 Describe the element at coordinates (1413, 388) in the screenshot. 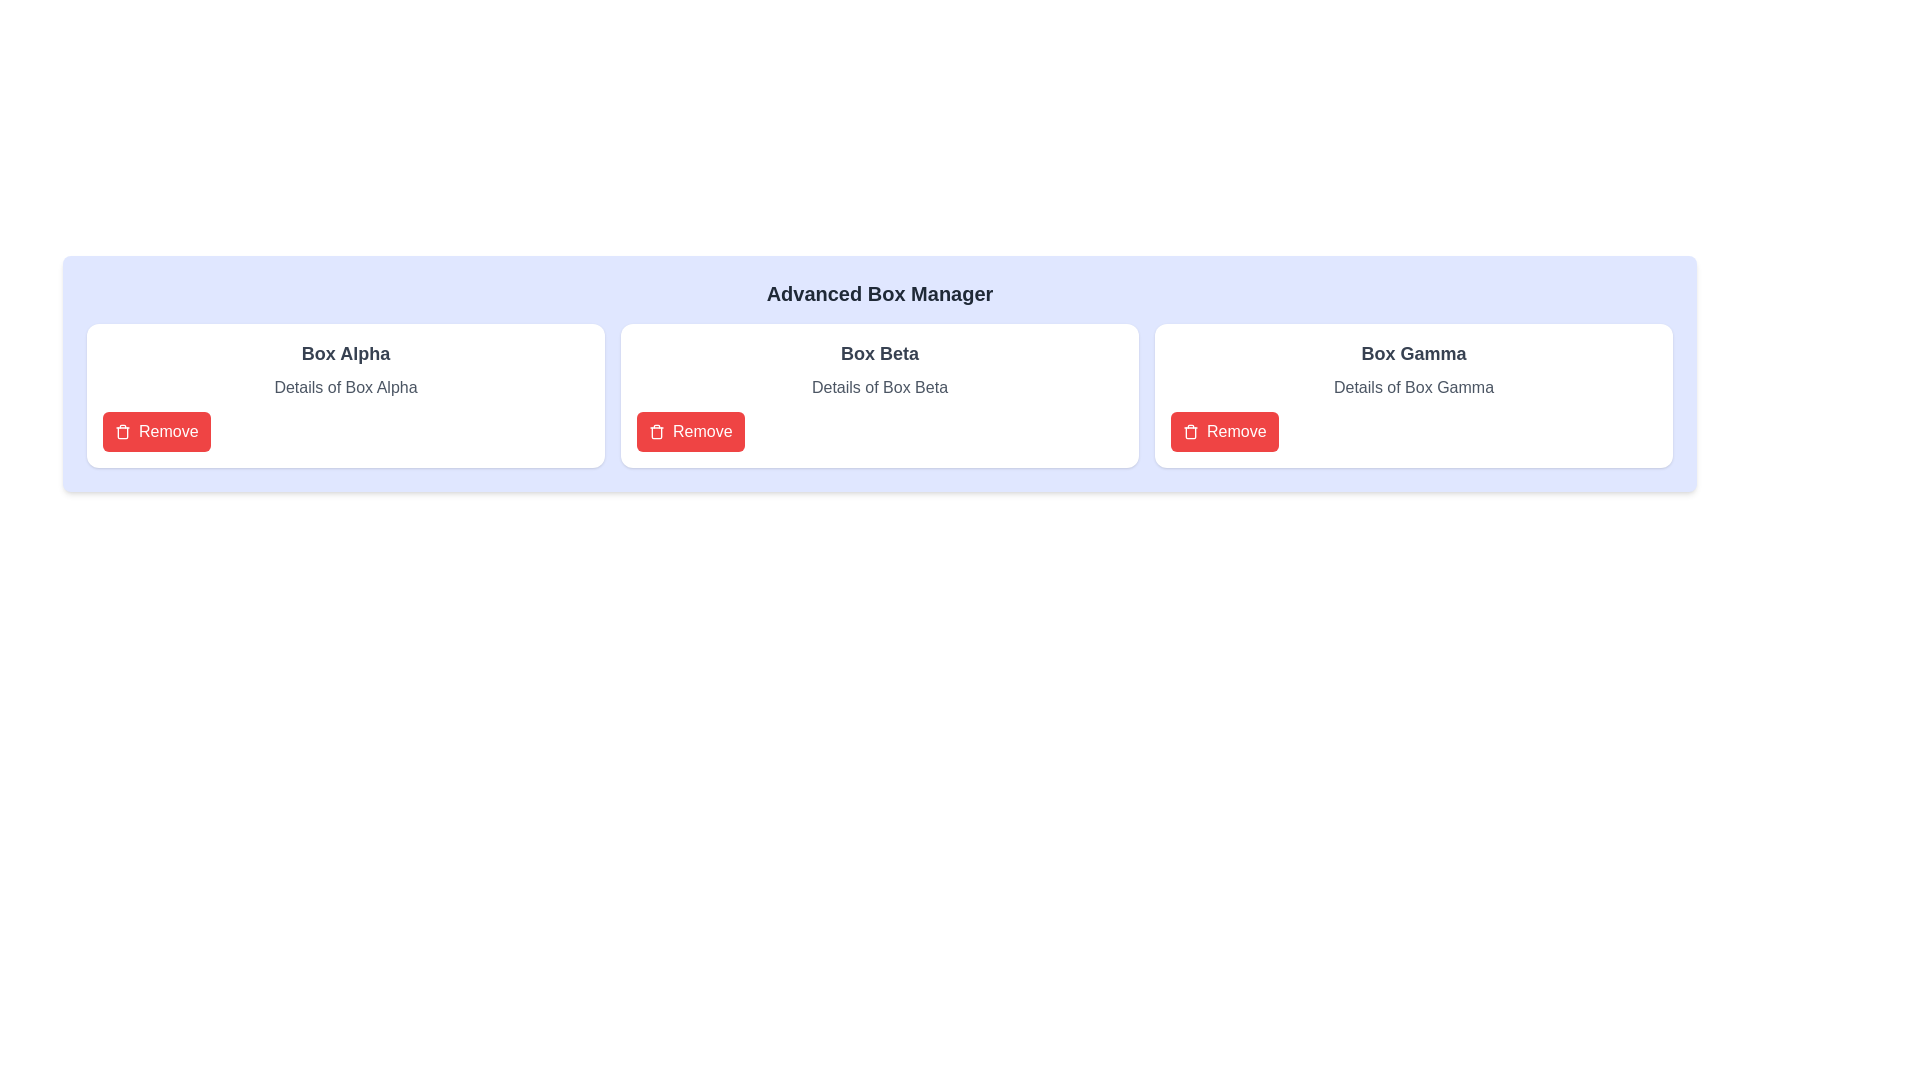

I see `the static text element located beneath the 'Box Gamma' title in the 'Box Gamma' card, which provides additional details for the card` at that location.